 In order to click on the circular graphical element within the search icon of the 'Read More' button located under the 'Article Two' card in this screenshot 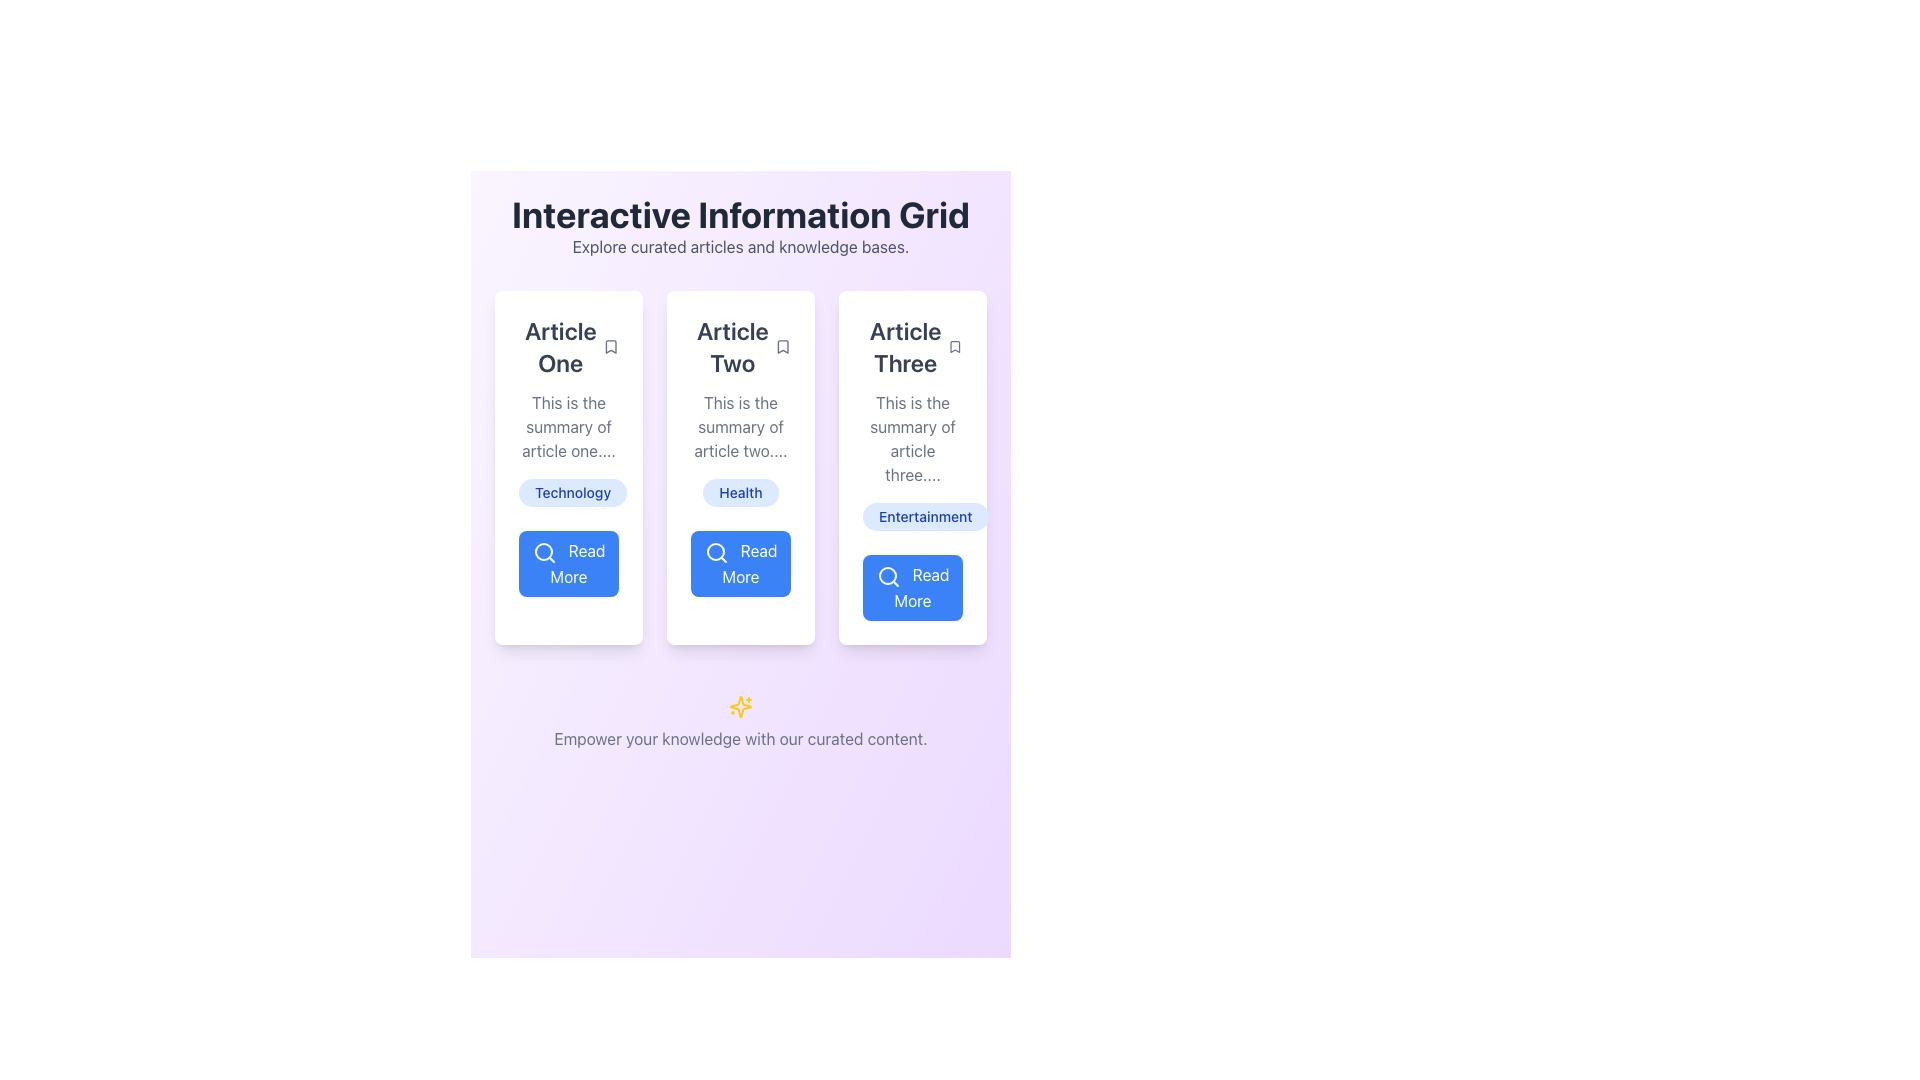, I will do `click(715, 551)`.